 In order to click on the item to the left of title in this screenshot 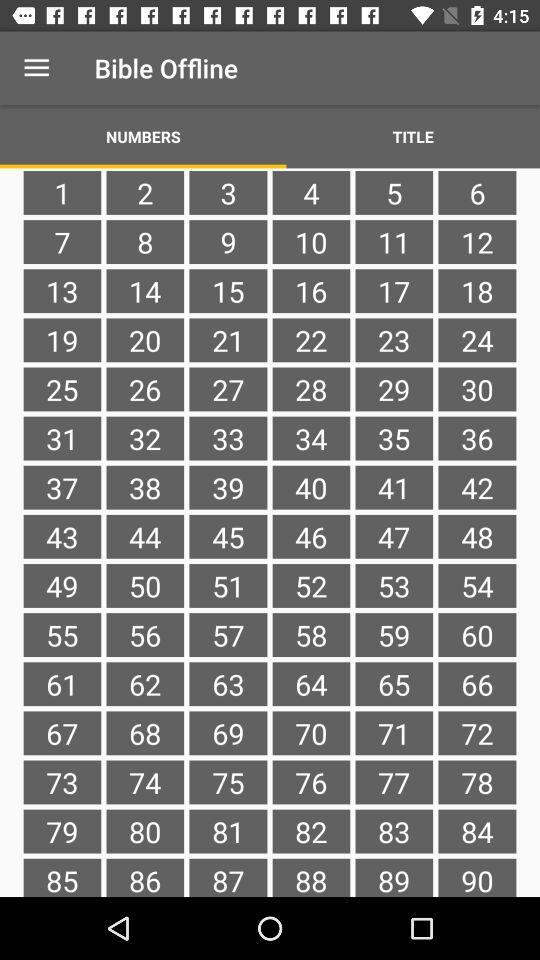, I will do `click(142, 135)`.